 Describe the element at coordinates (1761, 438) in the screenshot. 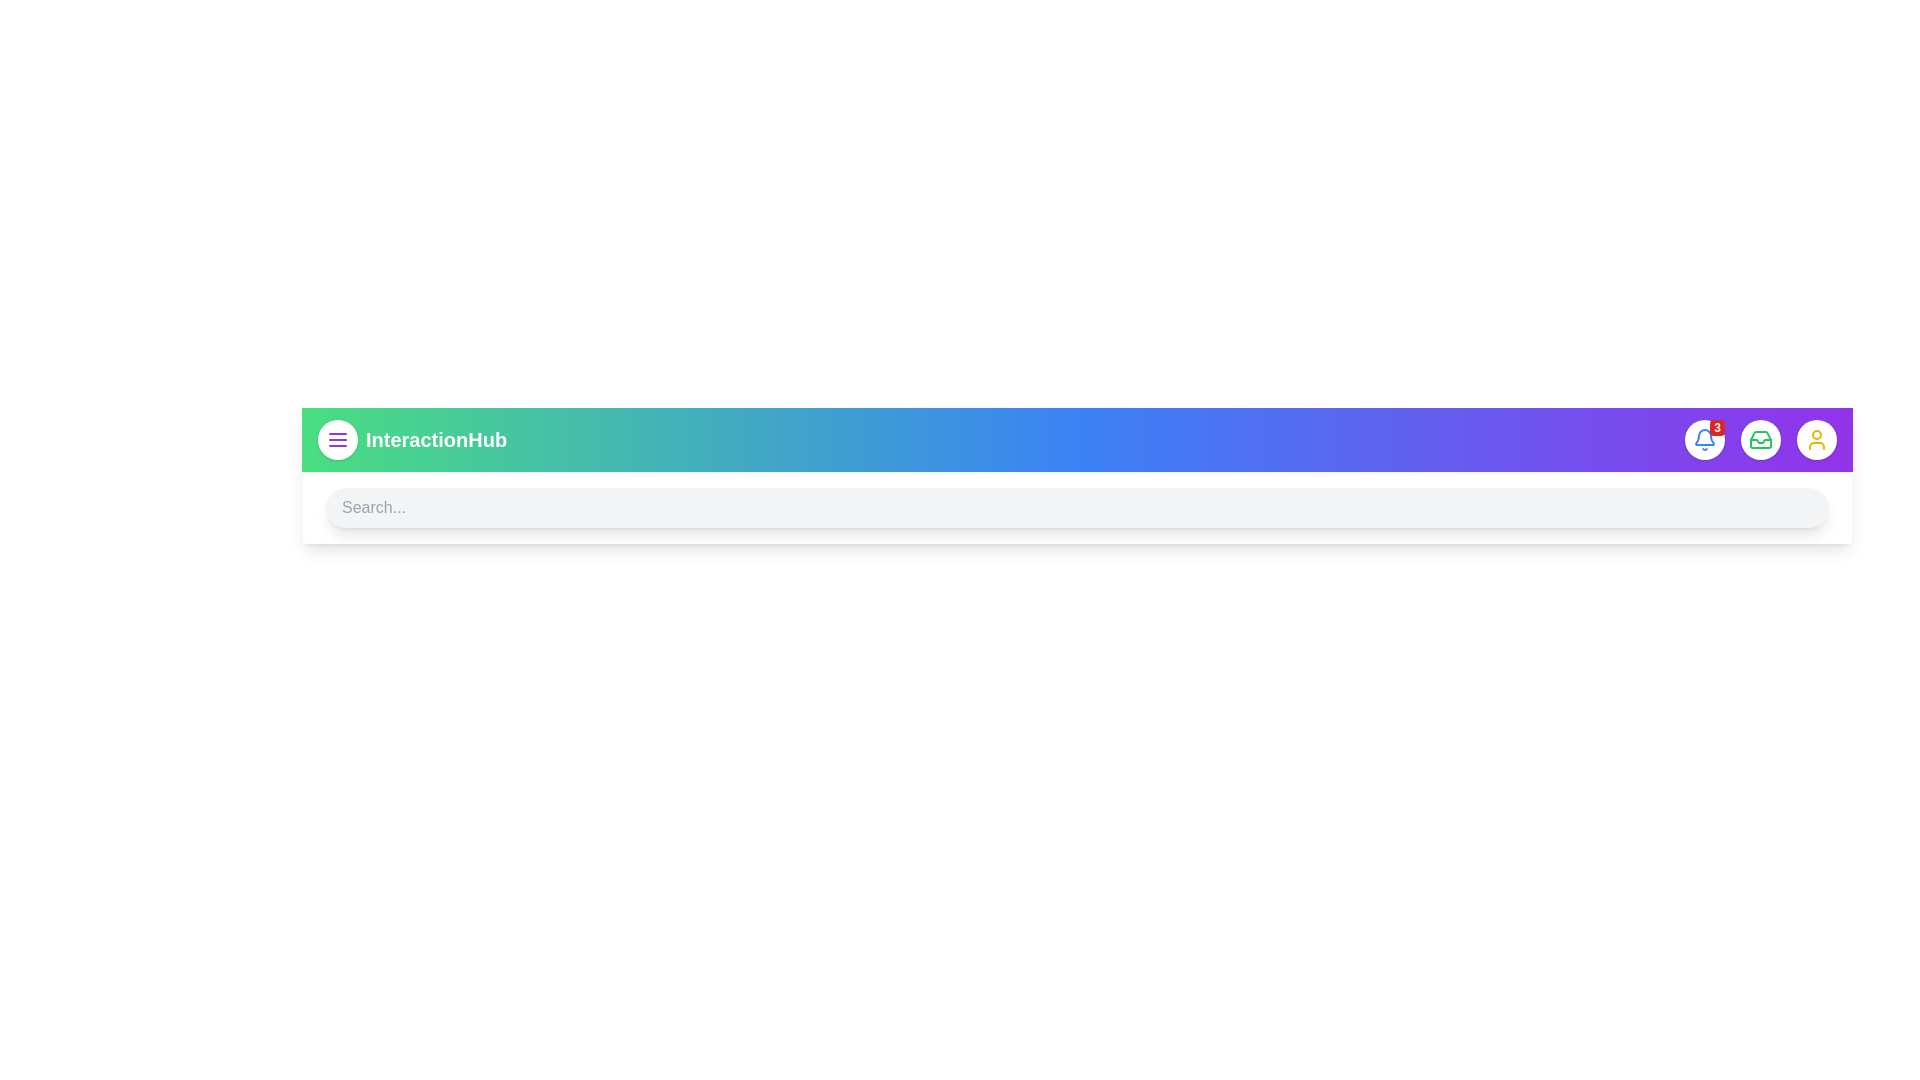

I see `the inbox icon to view messages` at that location.